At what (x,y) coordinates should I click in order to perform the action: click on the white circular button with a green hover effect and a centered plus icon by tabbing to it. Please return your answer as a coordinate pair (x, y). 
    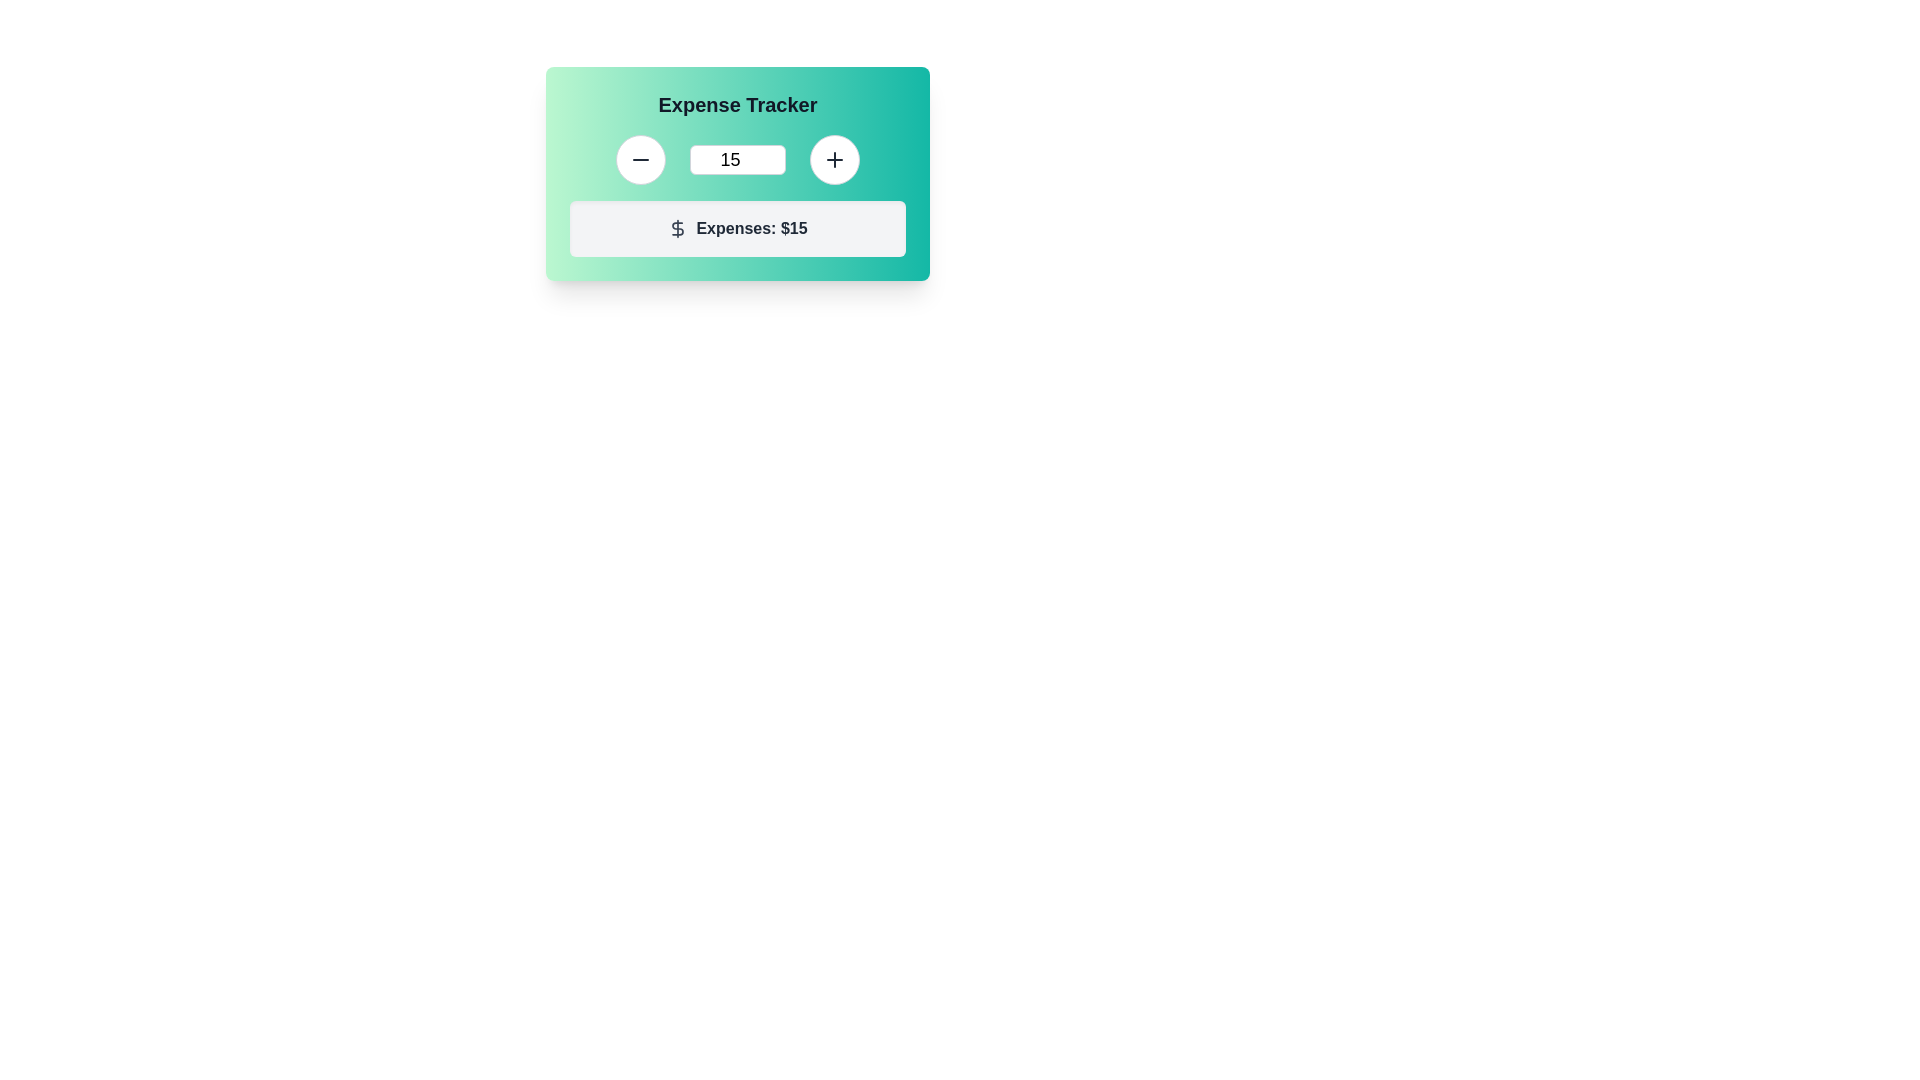
    Looking at the image, I should click on (835, 158).